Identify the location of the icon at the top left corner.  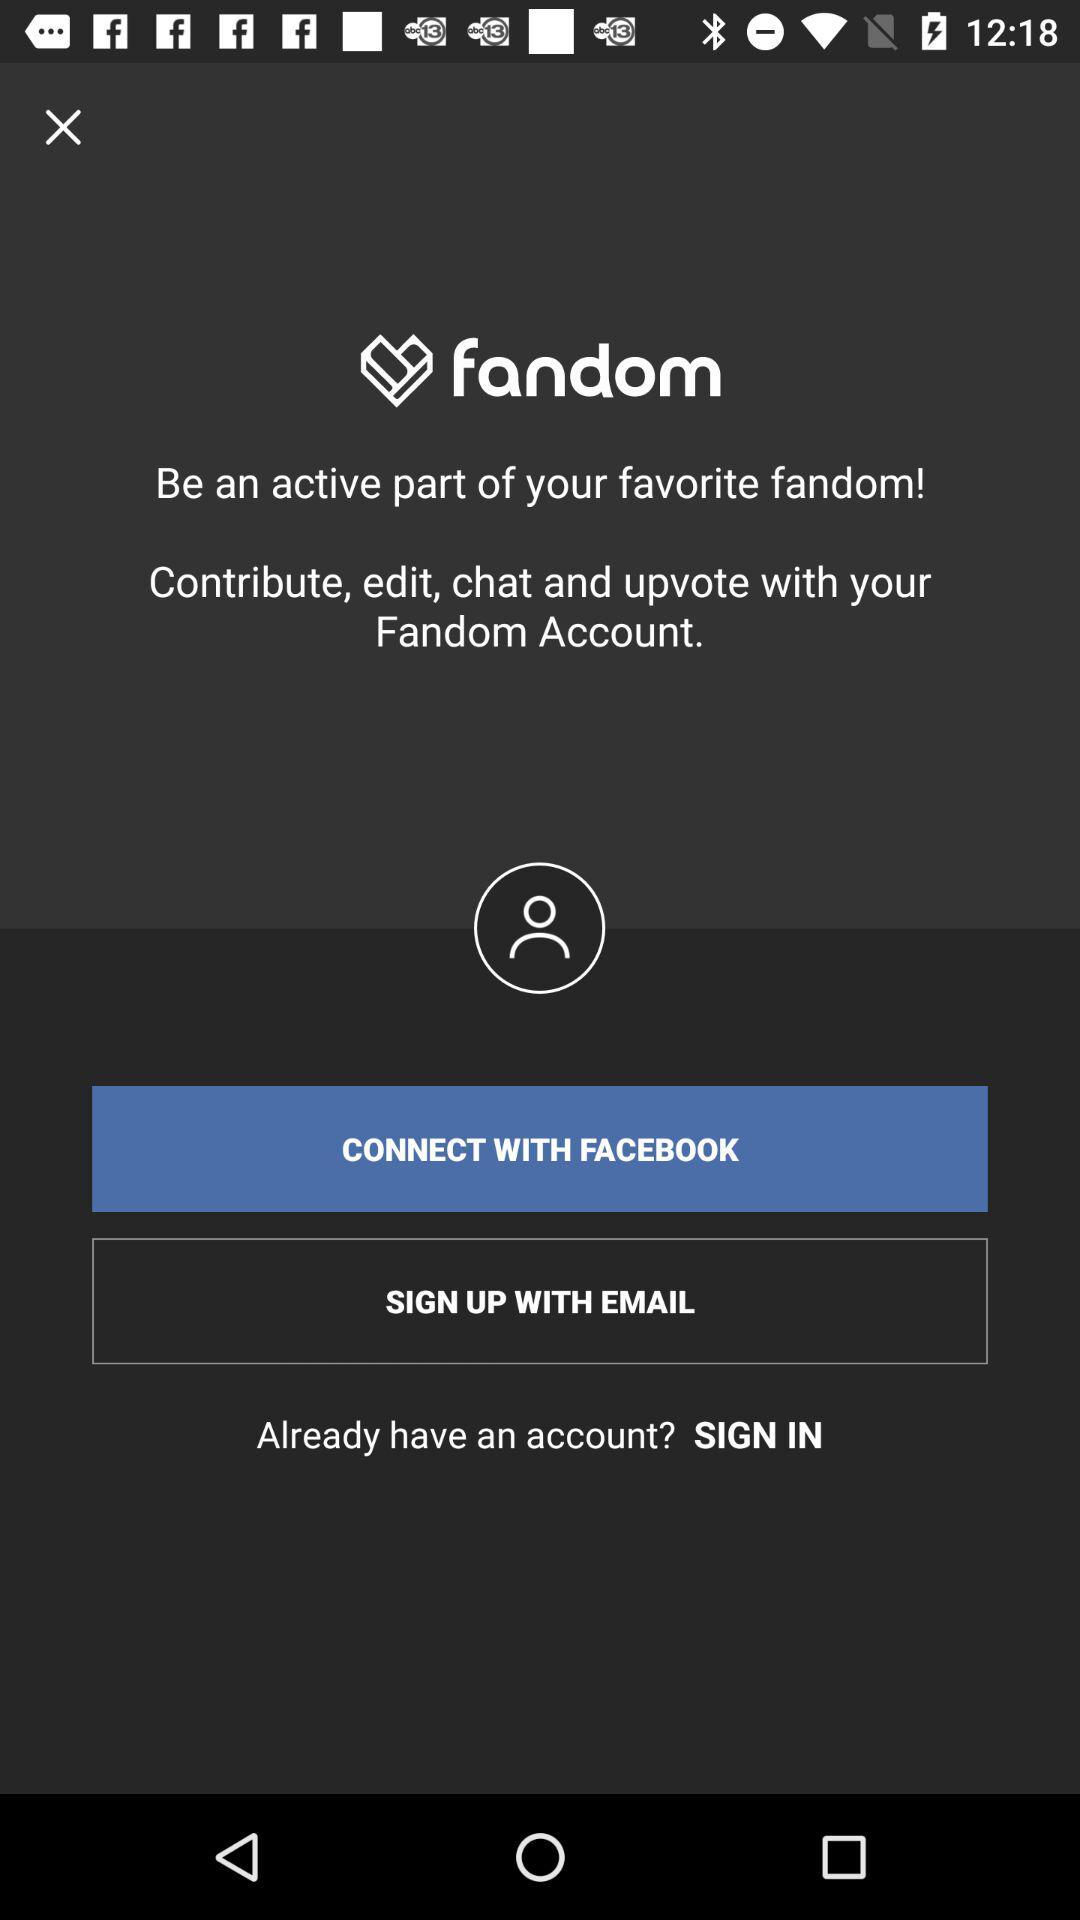
(62, 125).